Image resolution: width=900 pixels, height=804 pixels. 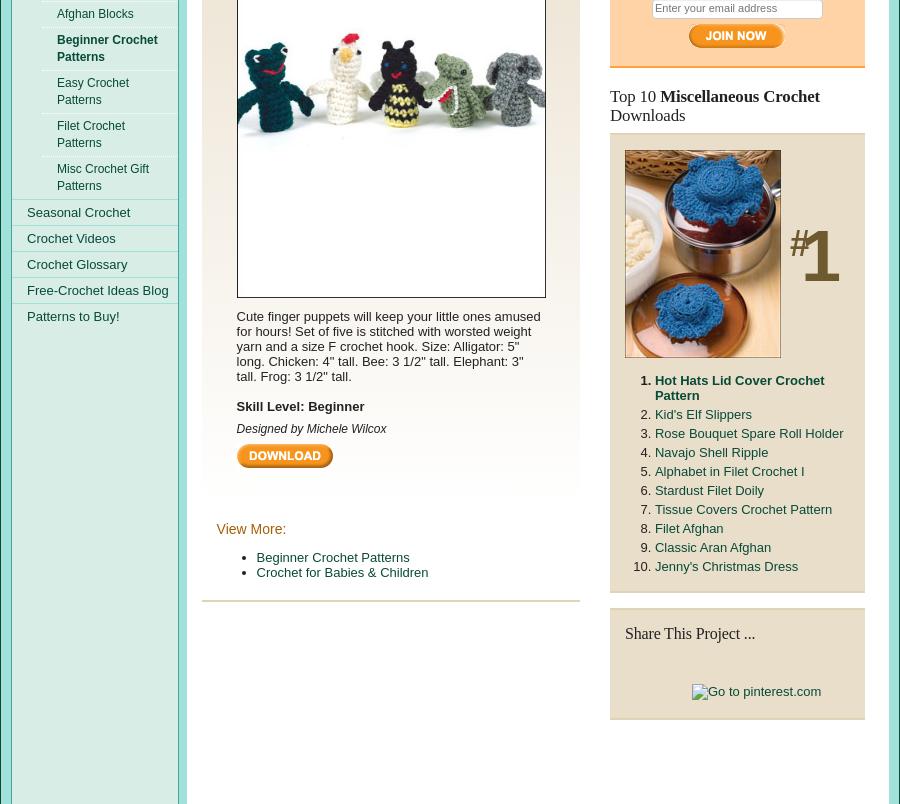 I want to click on 'Crochet for Babies & Children', so click(x=342, y=570).